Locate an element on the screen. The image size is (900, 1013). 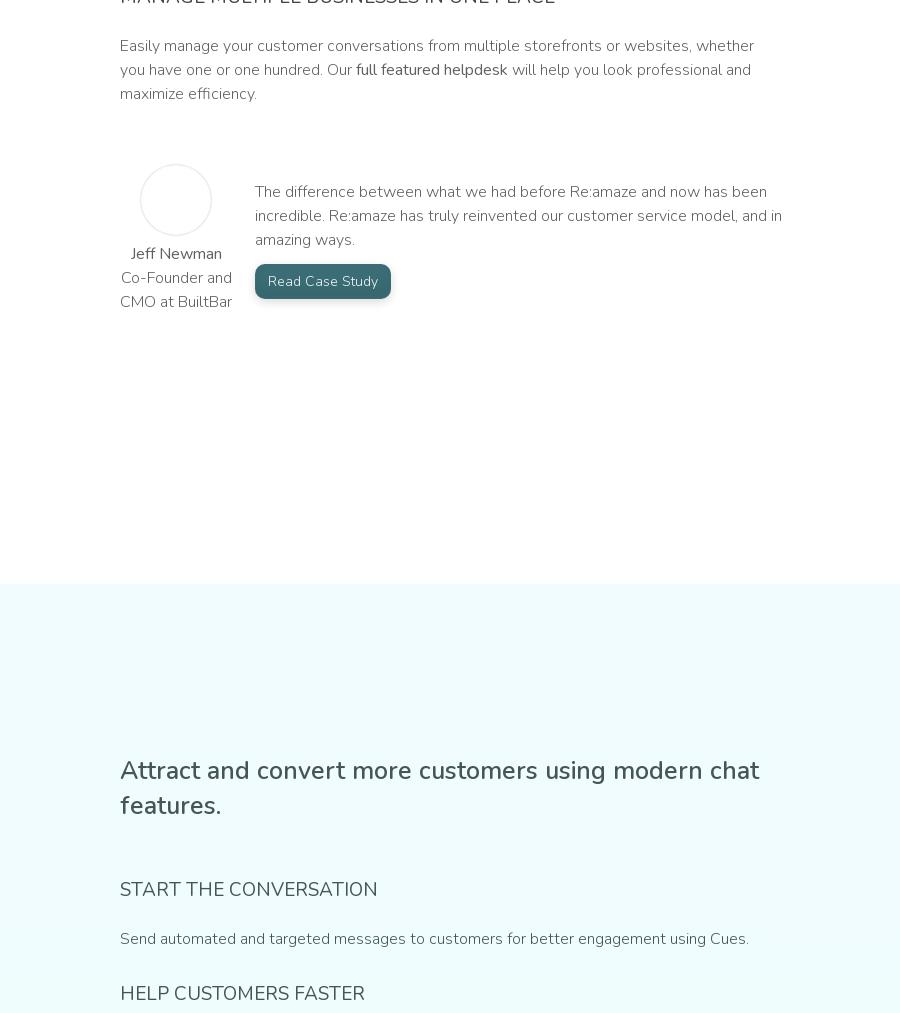
'Attract and convert more customers using modern chat features.' is located at coordinates (439, 787).